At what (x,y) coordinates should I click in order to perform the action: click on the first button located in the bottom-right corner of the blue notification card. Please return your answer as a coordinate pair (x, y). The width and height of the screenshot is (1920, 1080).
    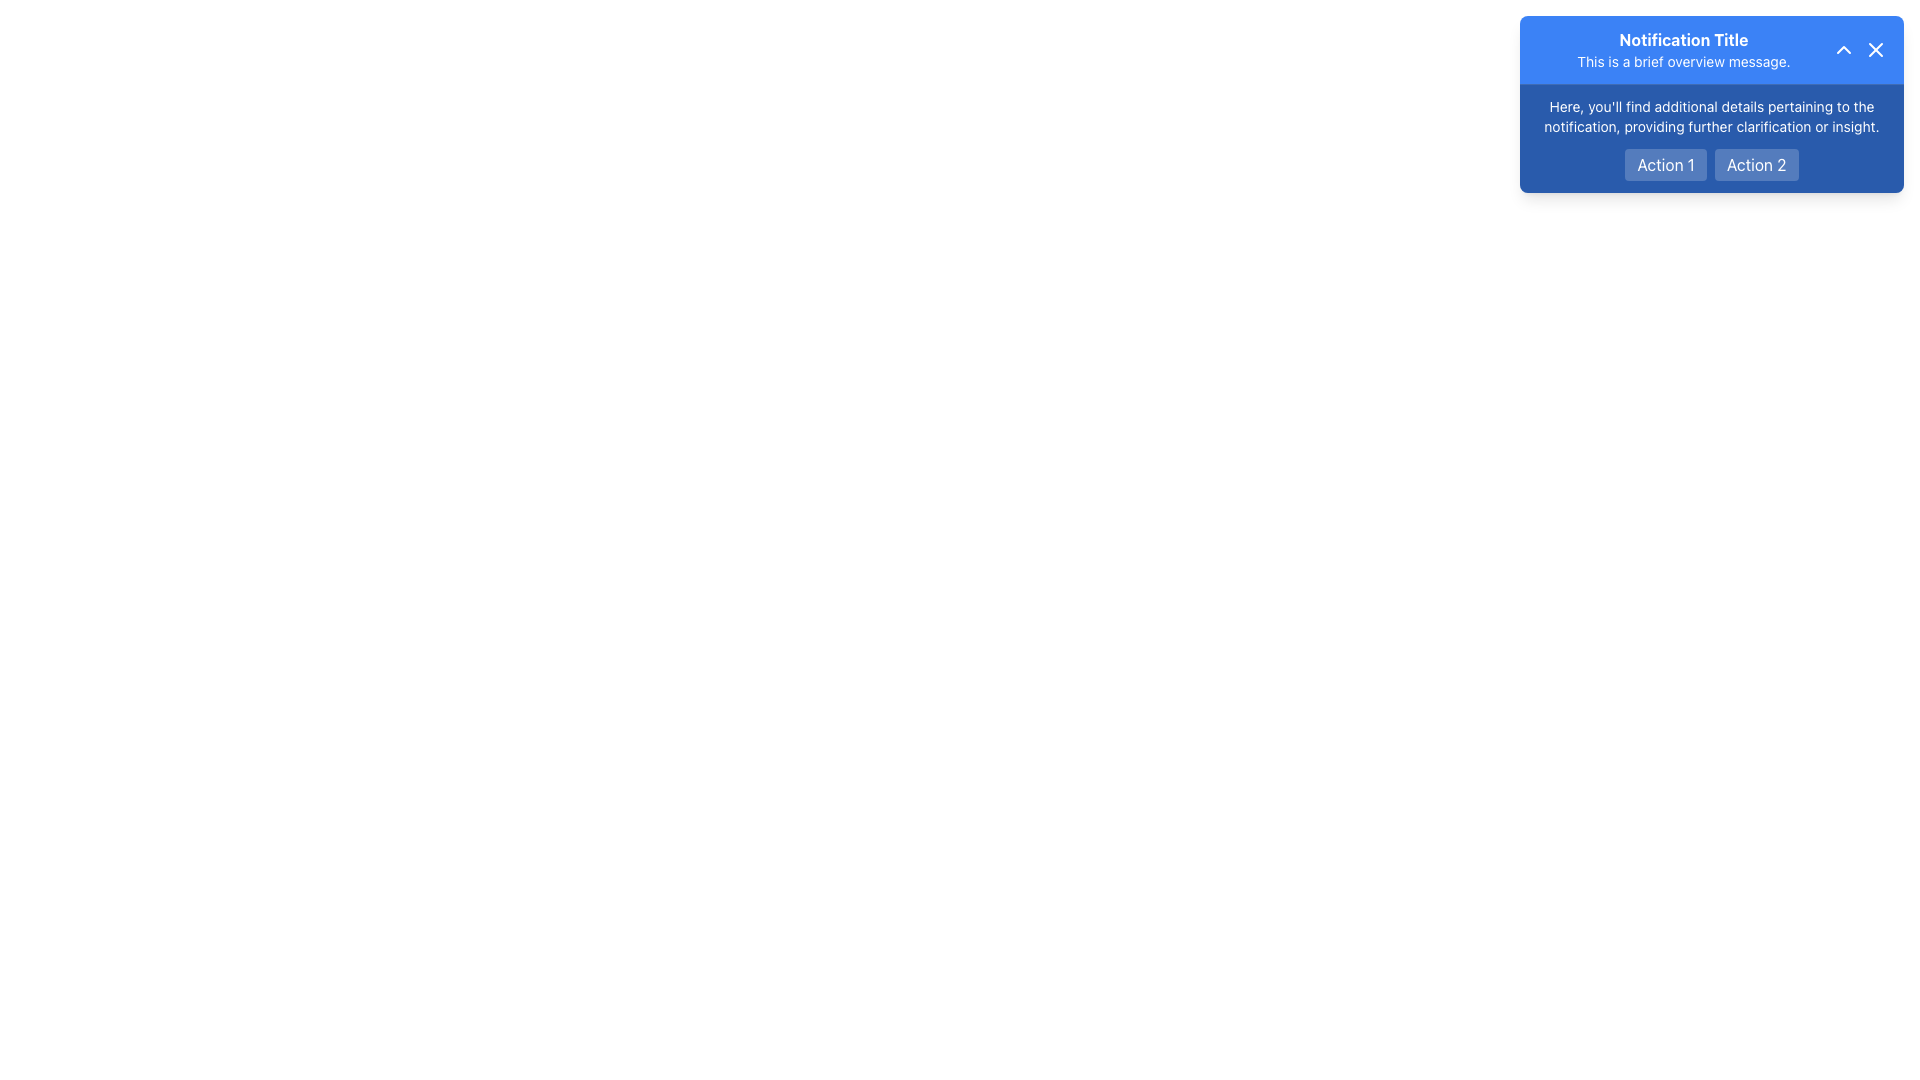
    Looking at the image, I should click on (1665, 164).